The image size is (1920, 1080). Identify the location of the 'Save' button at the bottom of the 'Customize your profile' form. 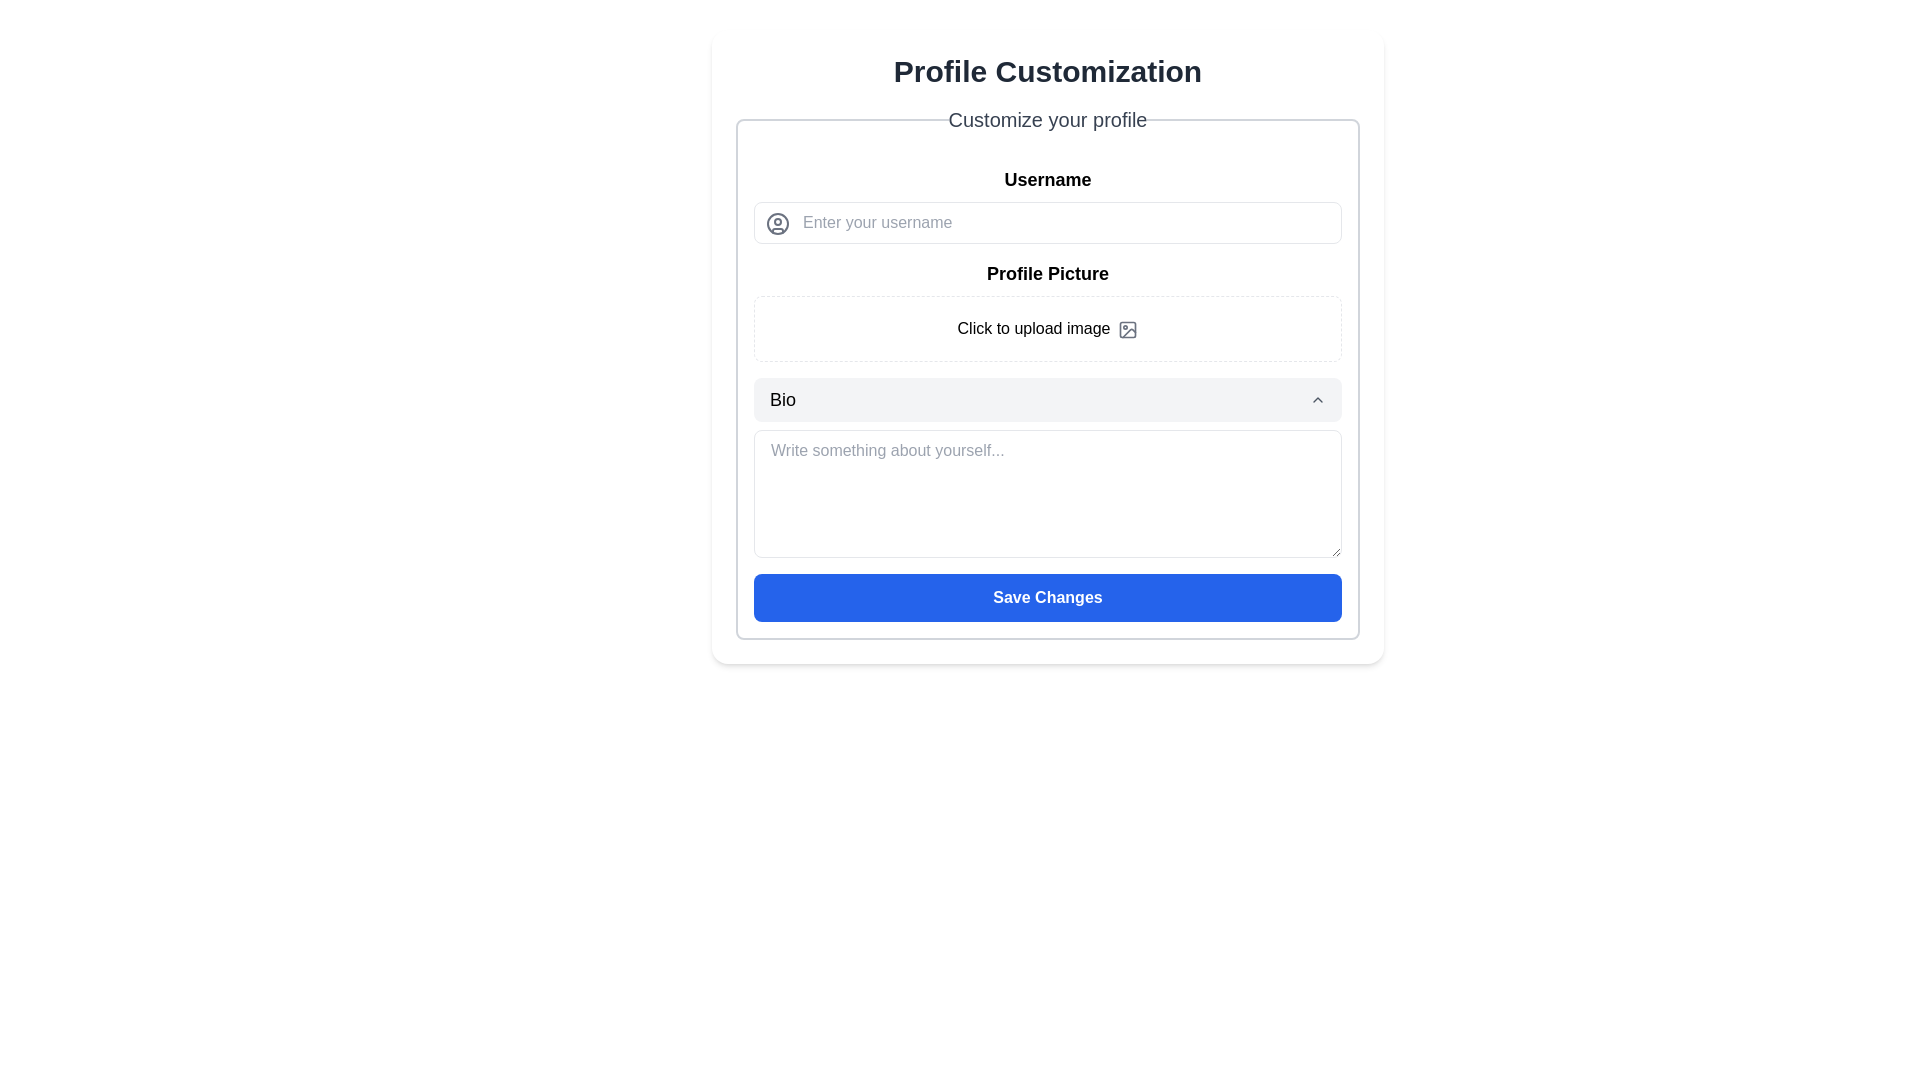
(1046, 596).